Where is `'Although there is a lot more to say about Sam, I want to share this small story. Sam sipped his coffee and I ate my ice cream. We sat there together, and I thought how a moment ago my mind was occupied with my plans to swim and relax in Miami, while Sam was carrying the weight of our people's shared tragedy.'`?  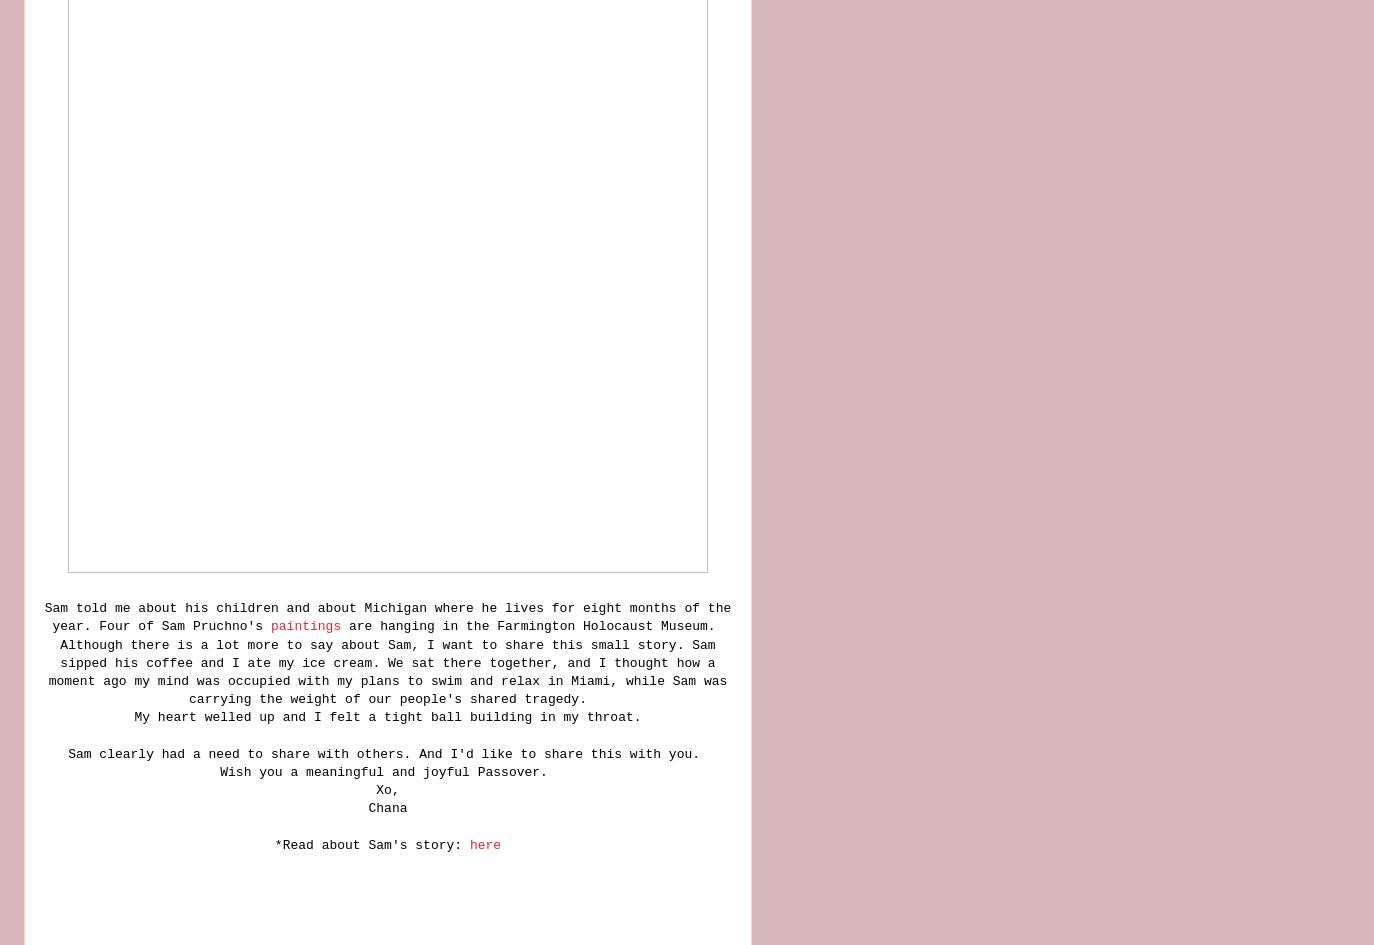 'Although there is a lot more to say about Sam, I want to share this small story. Sam sipped his coffee and I ate my ice cream. We sat there together, and I thought how a moment ago my mind was occupied with my plans to swim and relax in Miami, while Sam was carrying the weight of our people's shared tragedy.' is located at coordinates (46, 670).